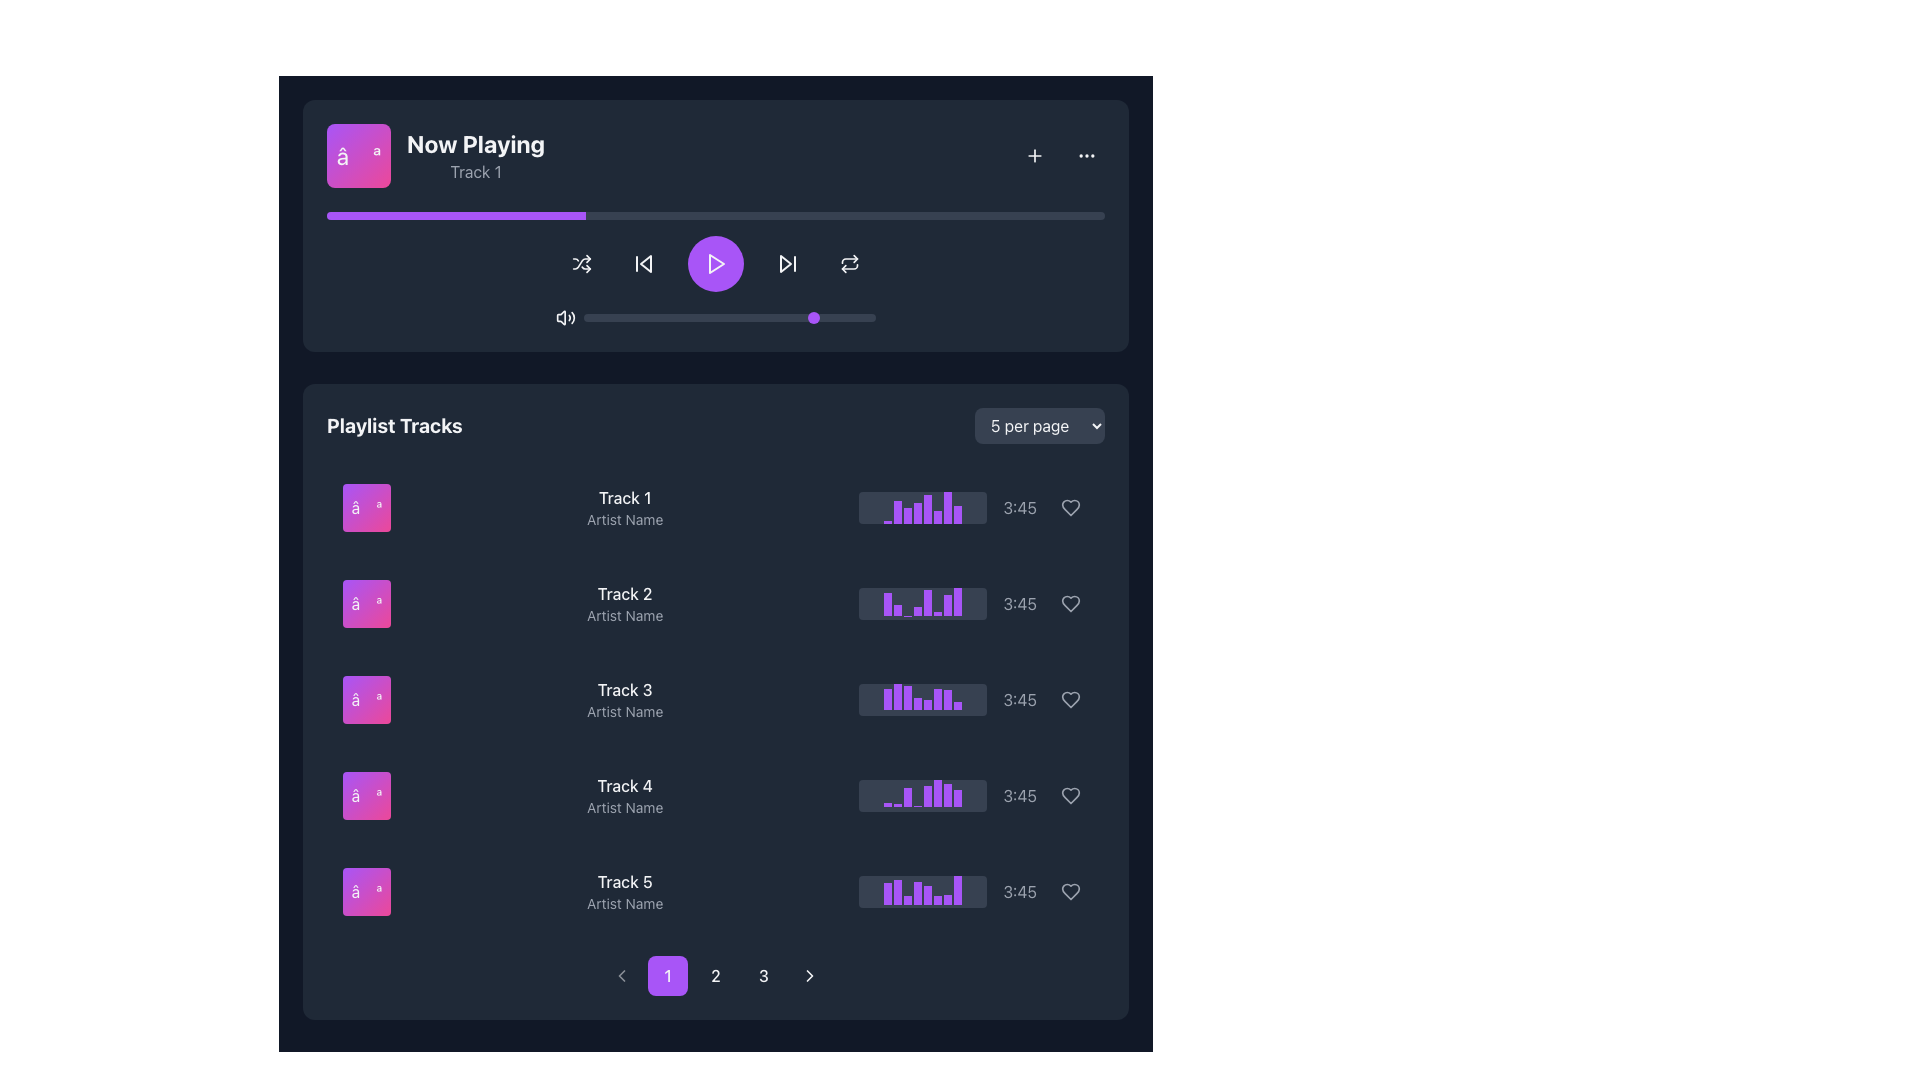 The image size is (1920, 1080). What do you see at coordinates (715, 270) in the screenshot?
I see `the central playback button located at the center of the horizontal control bar to play or pause media` at bounding box center [715, 270].